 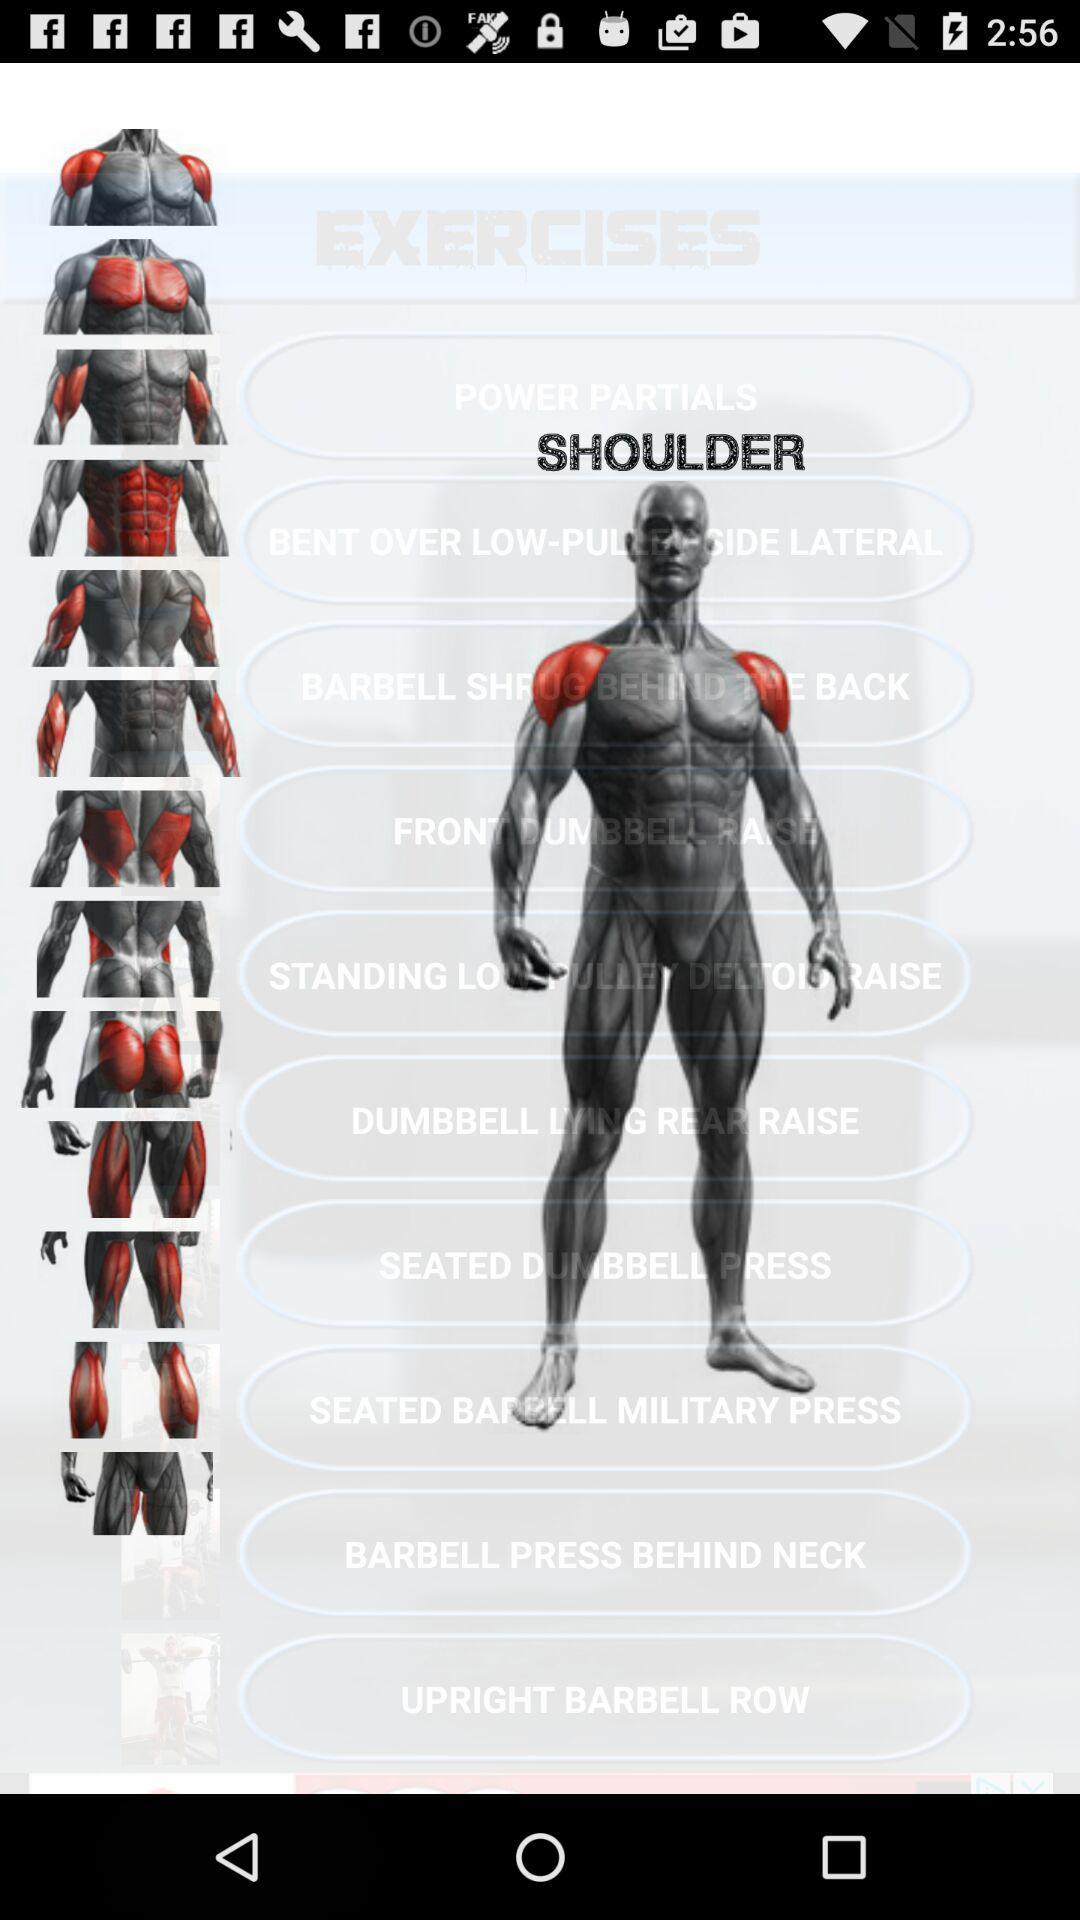 I want to click on shoulder, so click(x=131, y=170).